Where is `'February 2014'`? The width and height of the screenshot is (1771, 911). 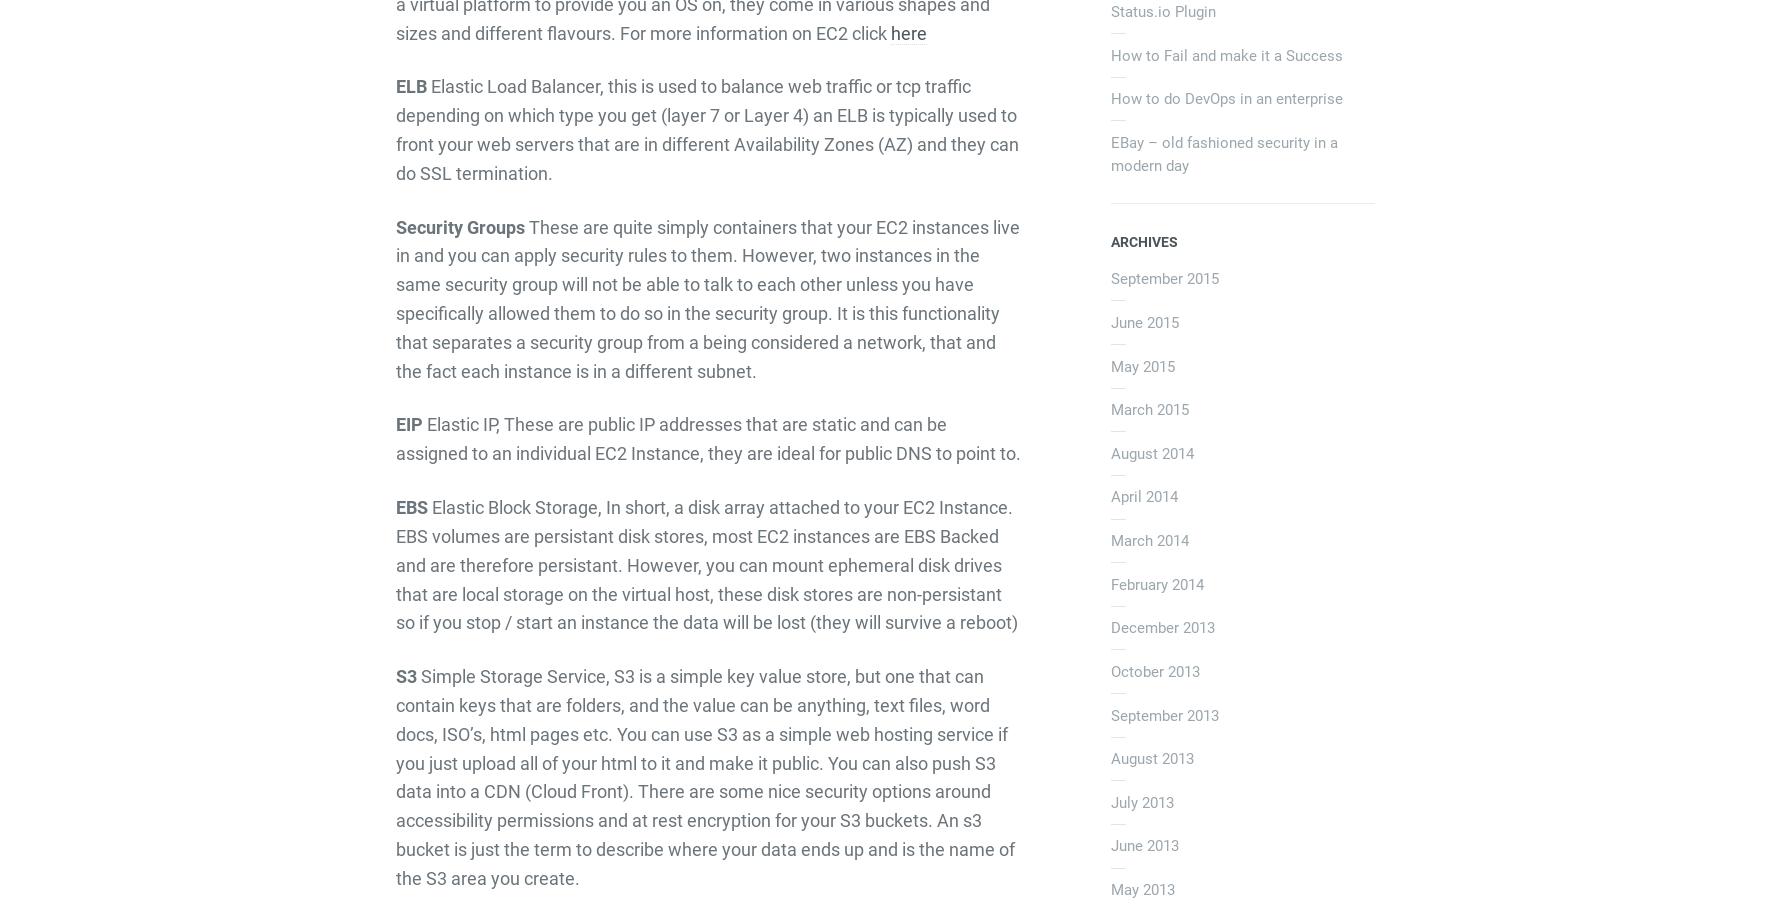
'February 2014' is located at coordinates (1156, 584).